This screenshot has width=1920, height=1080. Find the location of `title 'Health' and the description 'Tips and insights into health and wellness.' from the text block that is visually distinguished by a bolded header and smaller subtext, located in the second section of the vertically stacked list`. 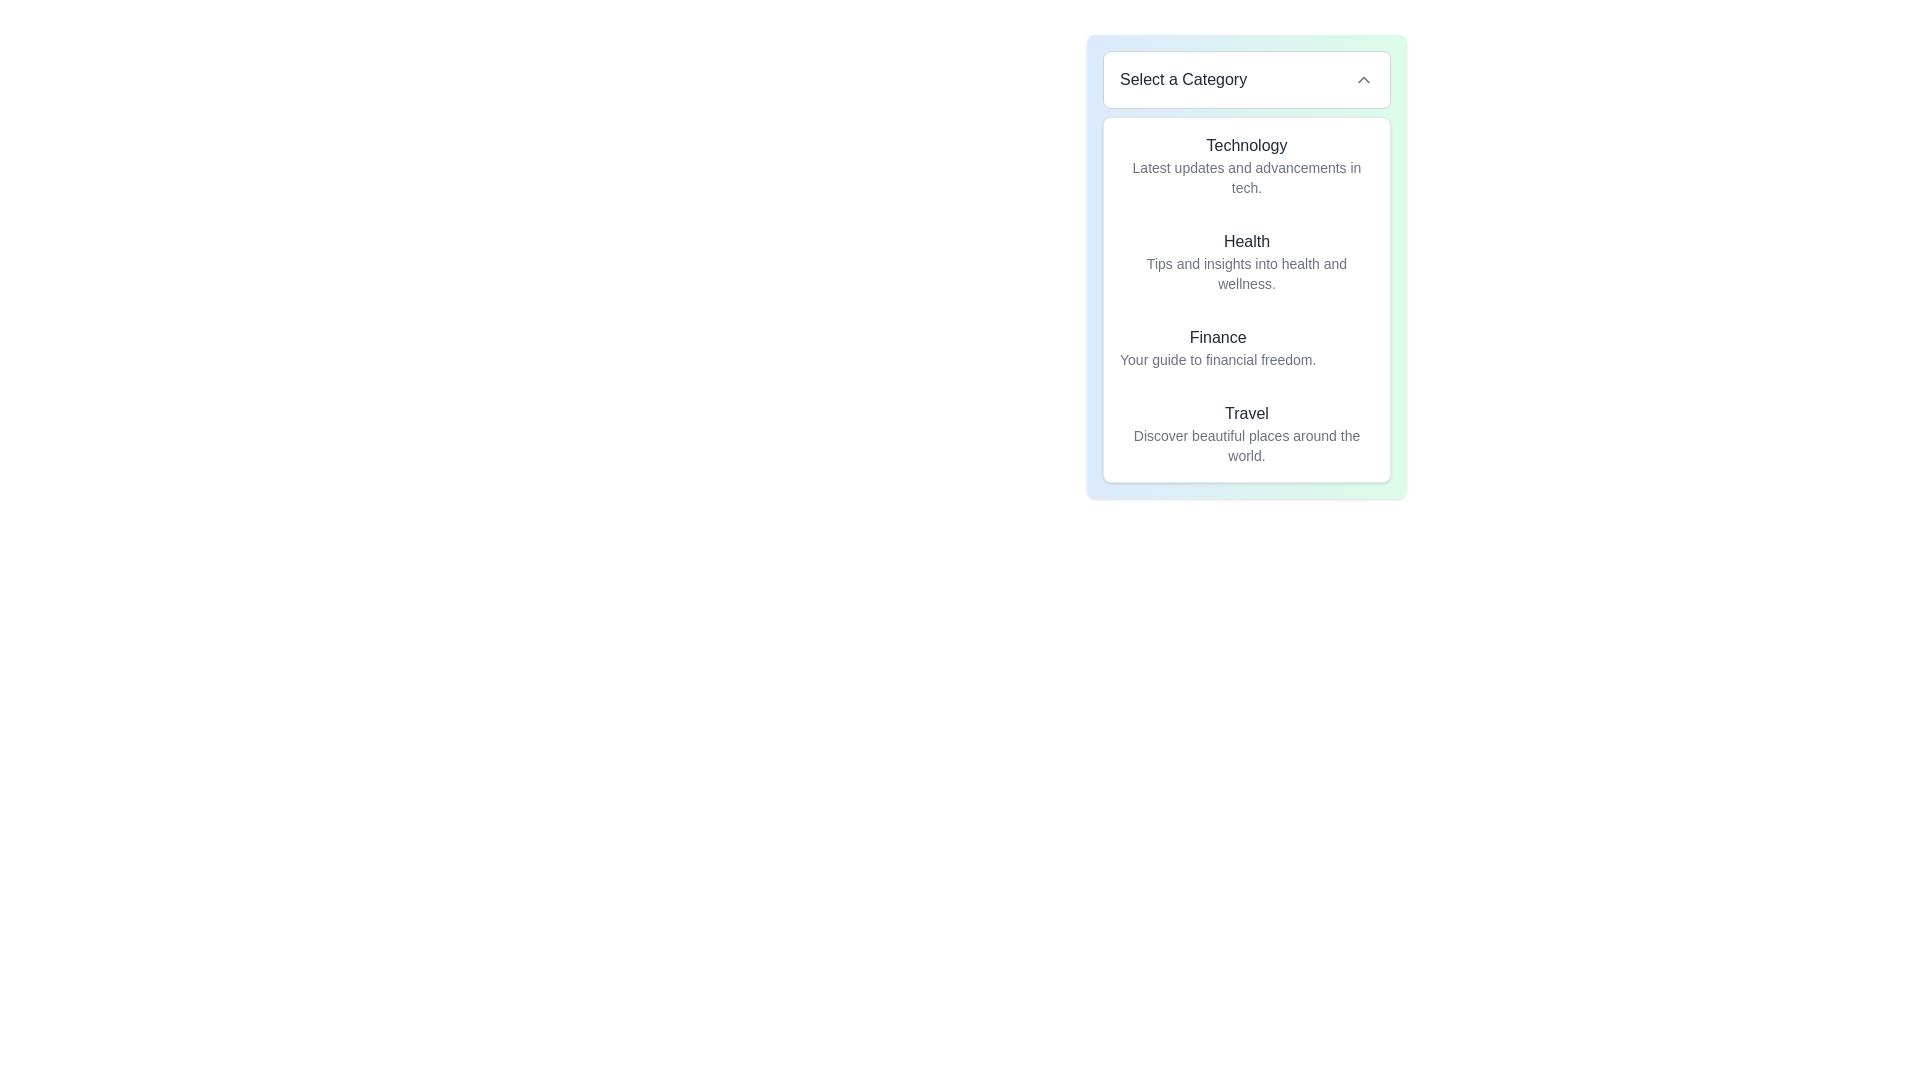

title 'Health' and the description 'Tips and insights into health and wellness.' from the text block that is visually distinguished by a bolded header and smaller subtext, located in the second section of the vertically stacked list is located at coordinates (1246, 261).